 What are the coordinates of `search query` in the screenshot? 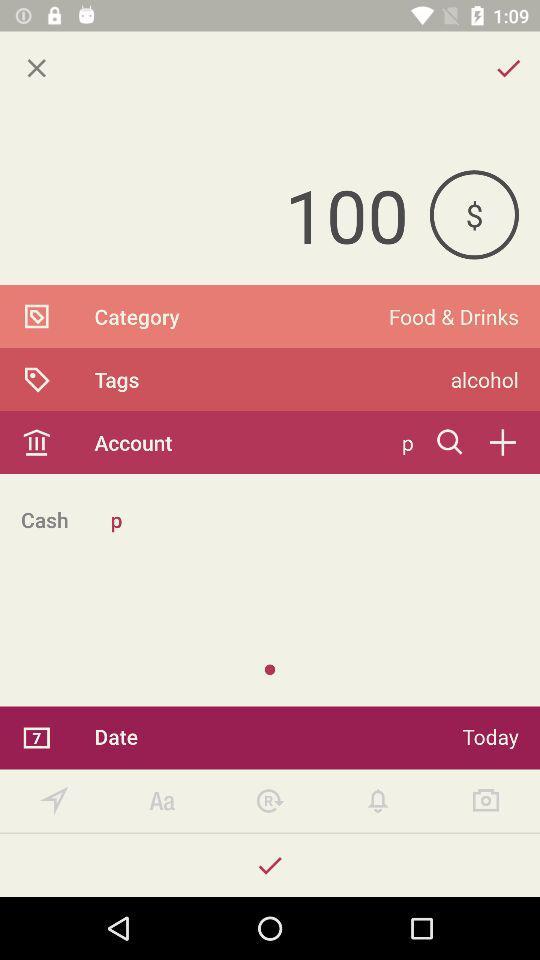 It's located at (450, 442).